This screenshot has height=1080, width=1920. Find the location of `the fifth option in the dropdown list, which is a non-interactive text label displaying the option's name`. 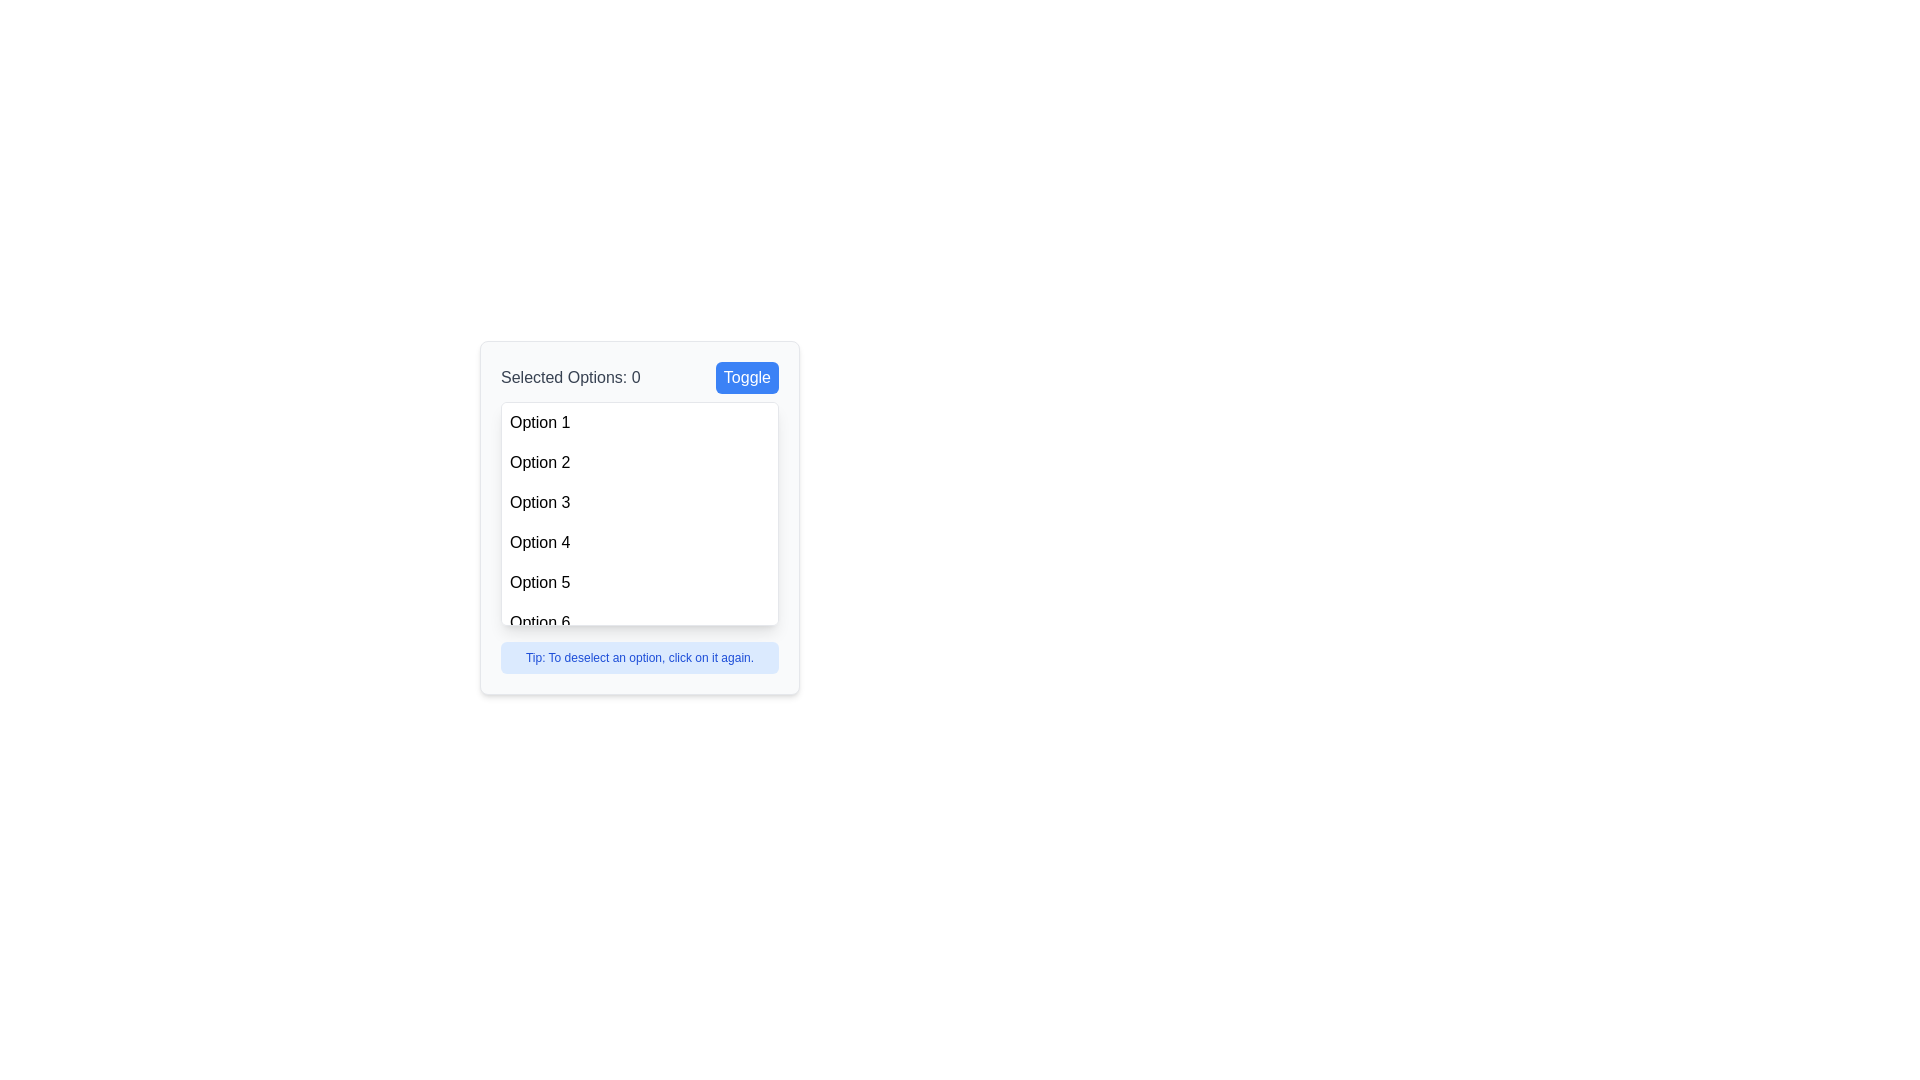

the fifth option in the dropdown list, which is a non-interactive text label displaying the option's name is located at coordinates (540, 582).